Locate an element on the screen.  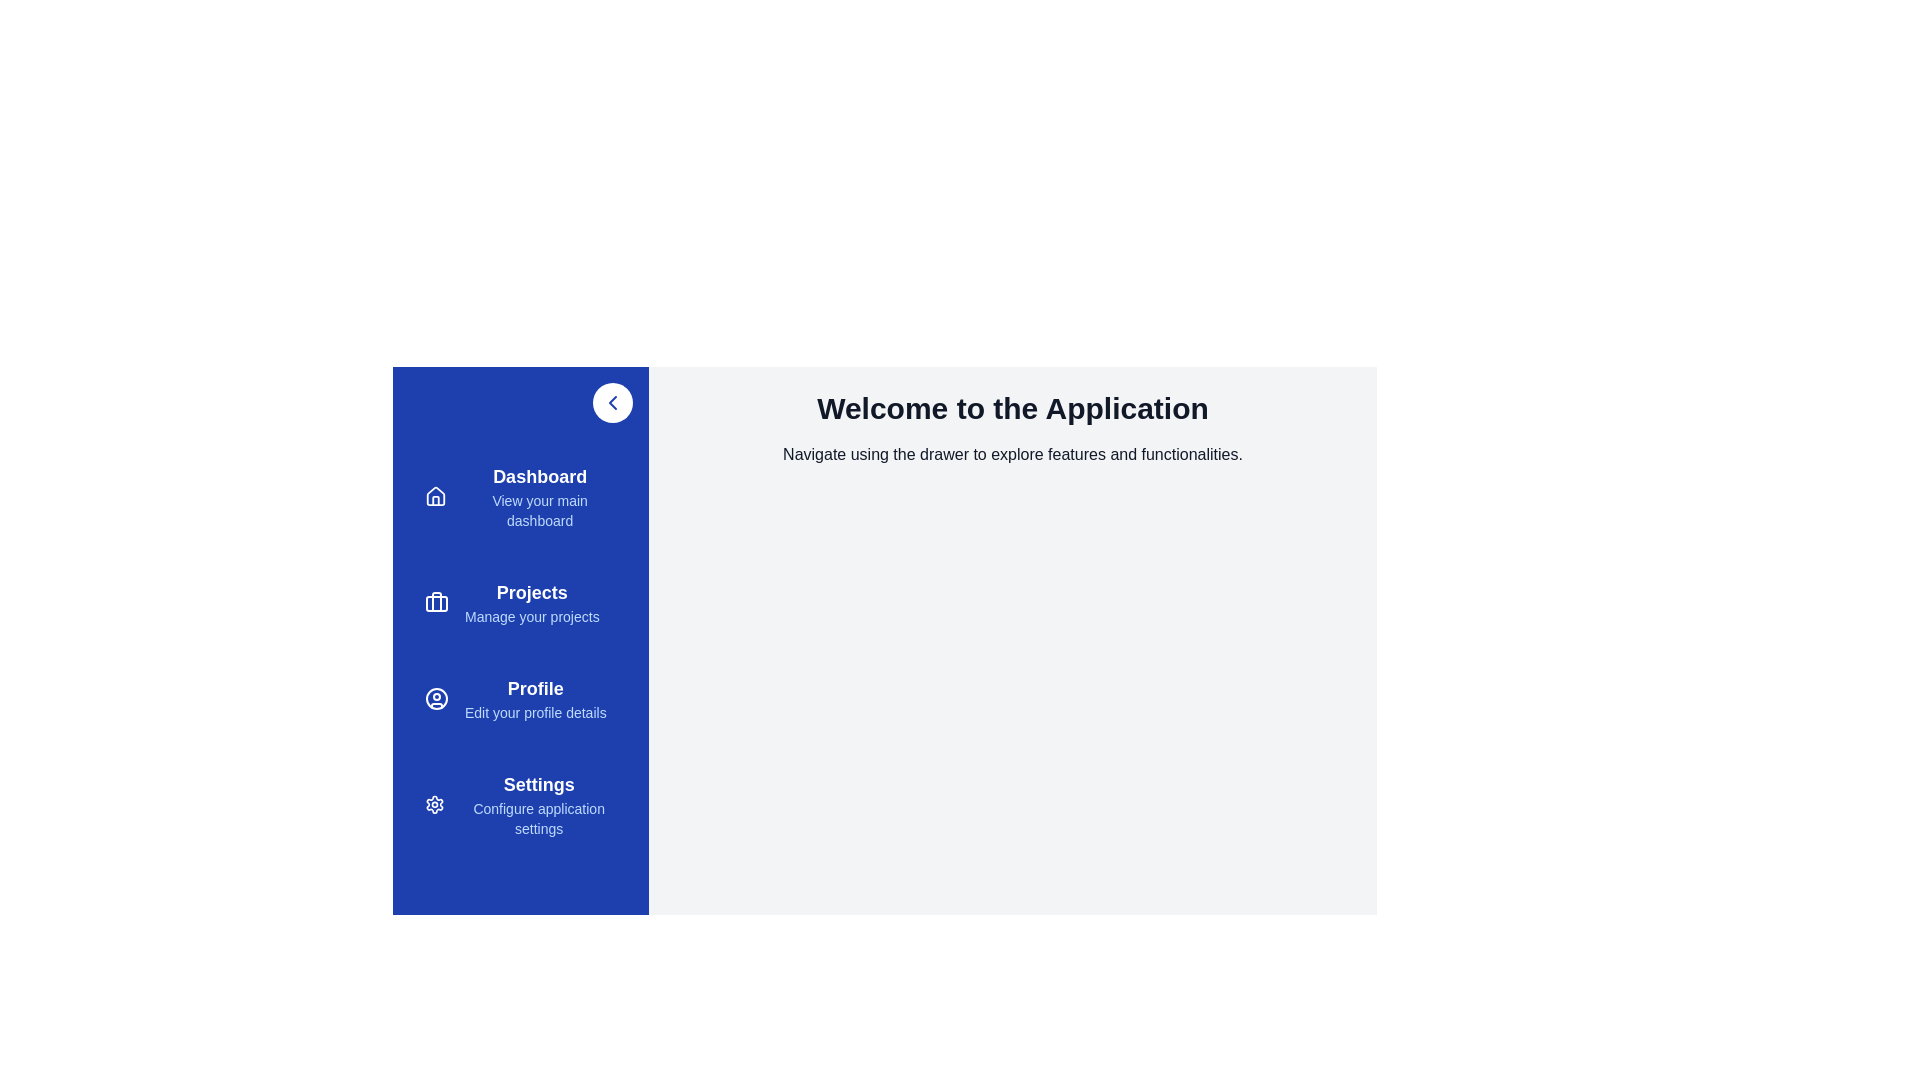
the menu item Projects to view its hover effect is located at coordinates (521, 601).